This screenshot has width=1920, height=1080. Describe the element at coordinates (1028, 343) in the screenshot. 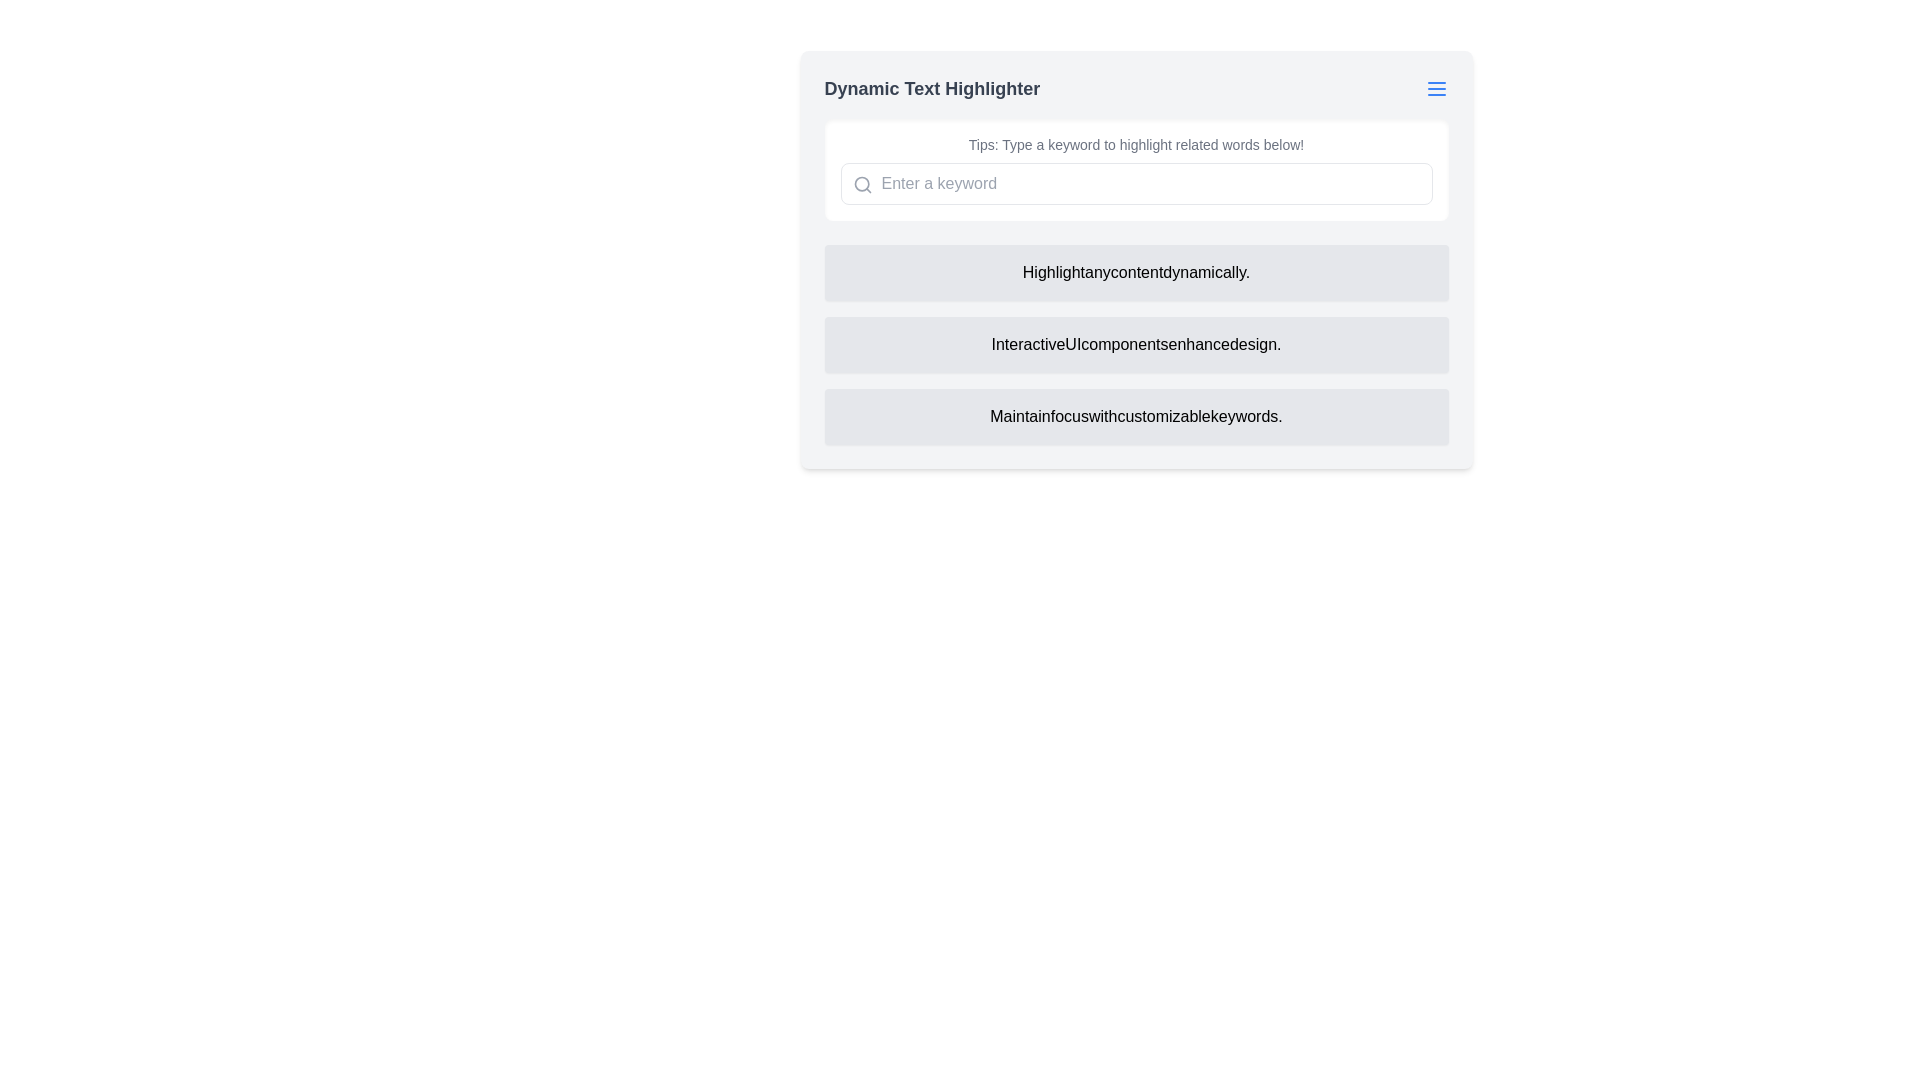

I see `the text element that serves as a visual label or content, located in the second row of a vertically stacked list, specifically the first word of the line followed by 'UI components enhance design.'` at that location.